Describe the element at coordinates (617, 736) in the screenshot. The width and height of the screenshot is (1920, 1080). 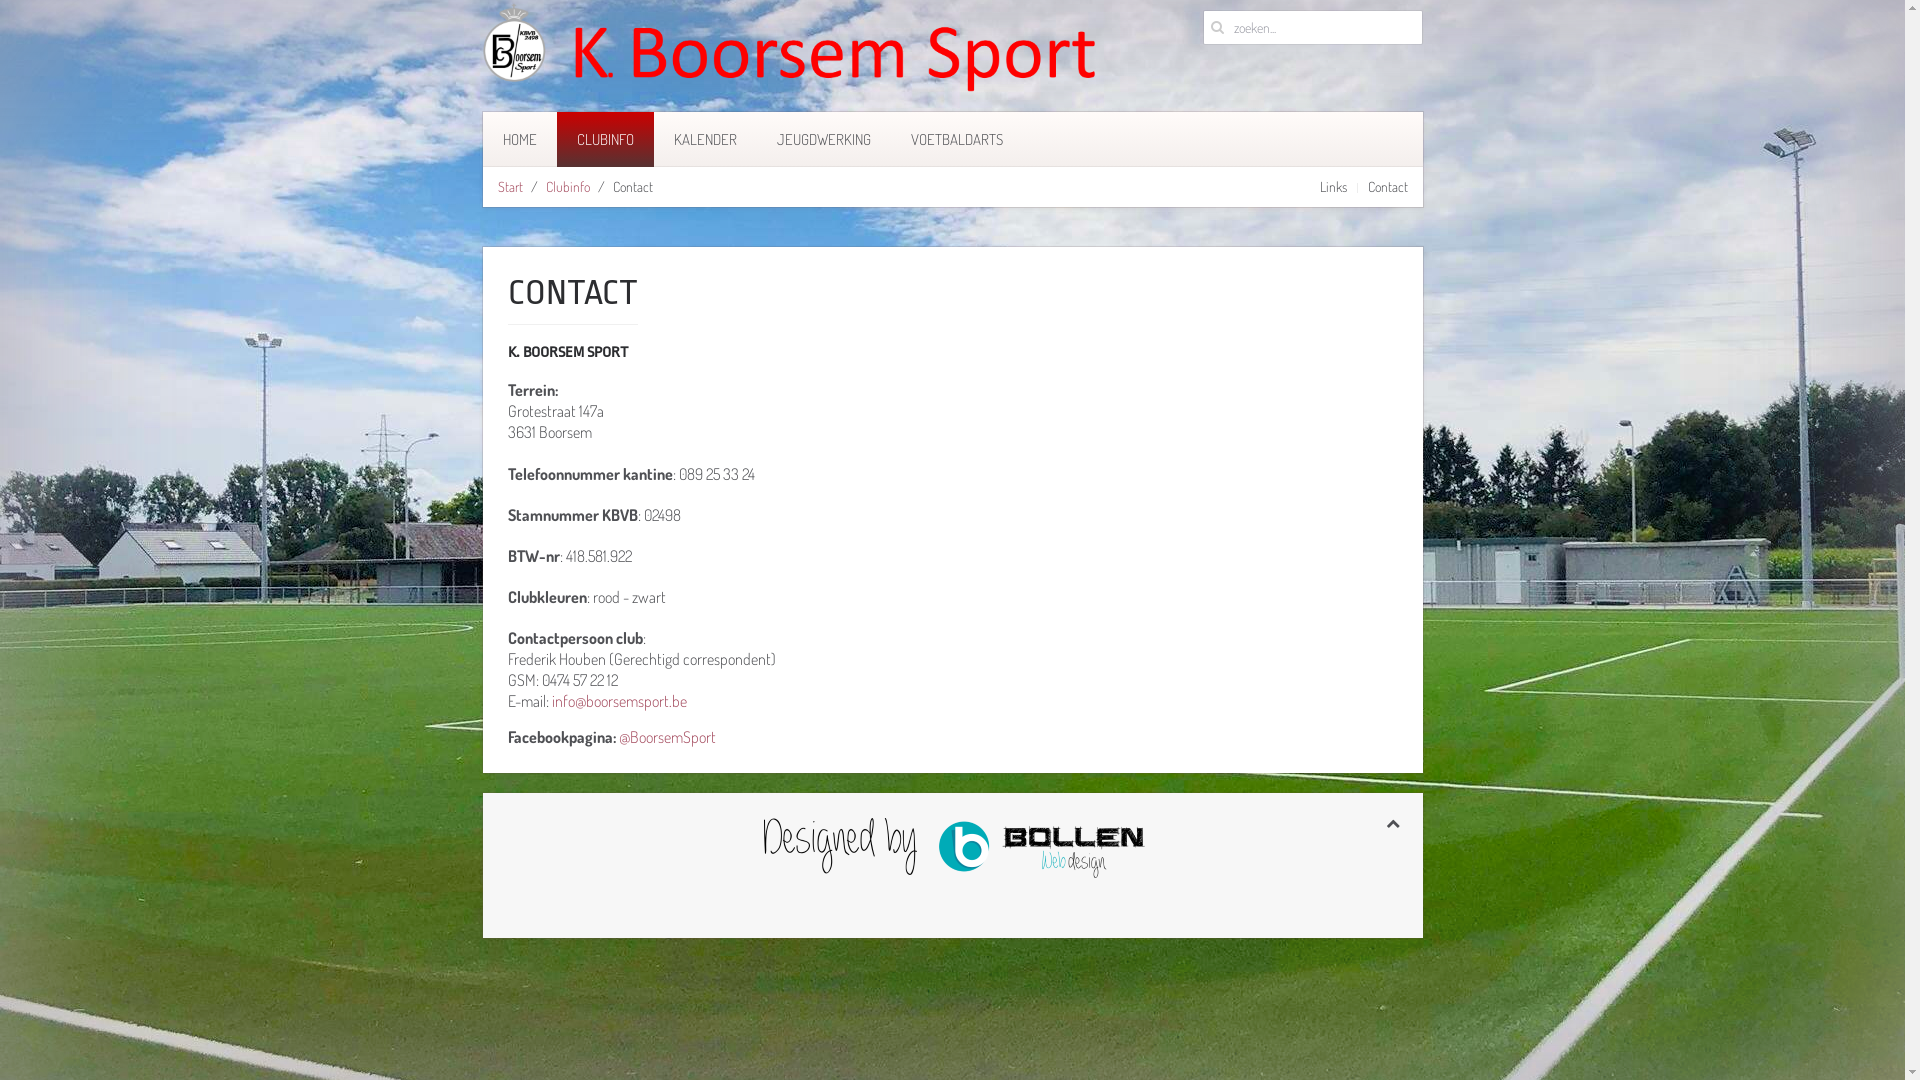
I see `'@BoorsemSport'` at that location.